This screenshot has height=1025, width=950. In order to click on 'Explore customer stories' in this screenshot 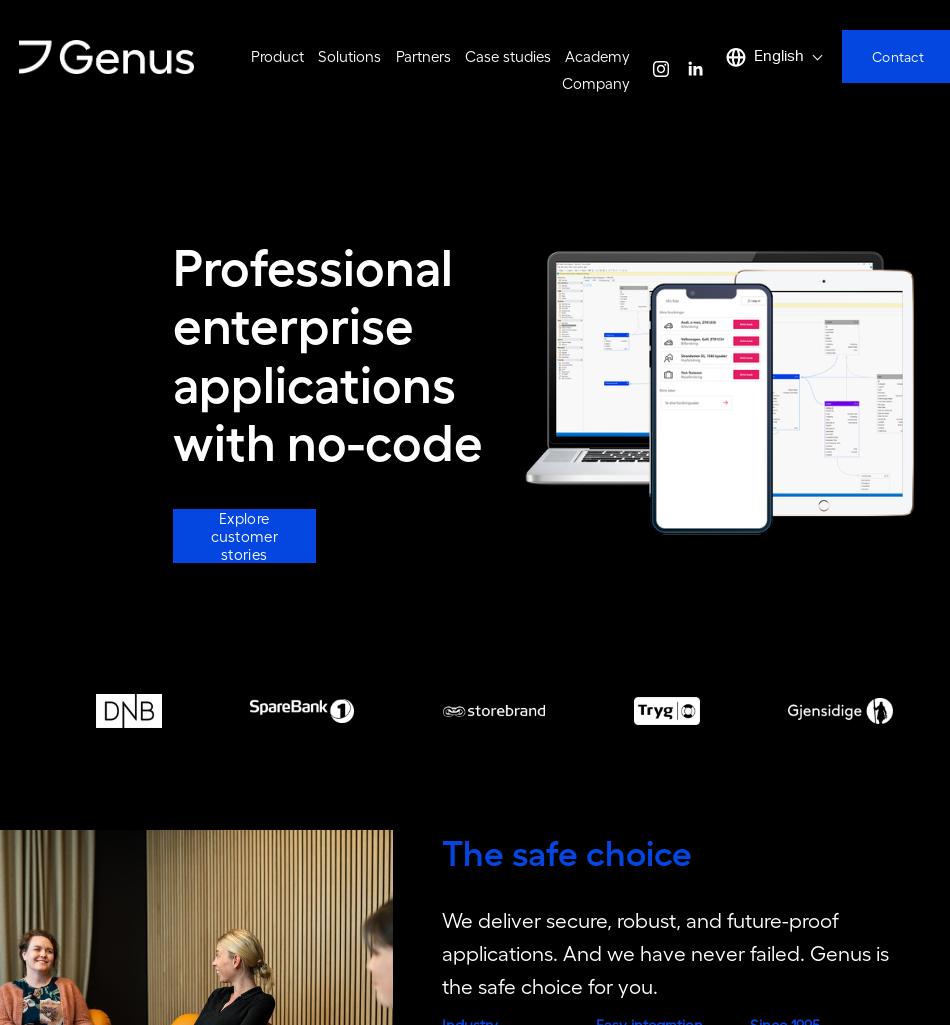, I will do `click(242, 542)`.